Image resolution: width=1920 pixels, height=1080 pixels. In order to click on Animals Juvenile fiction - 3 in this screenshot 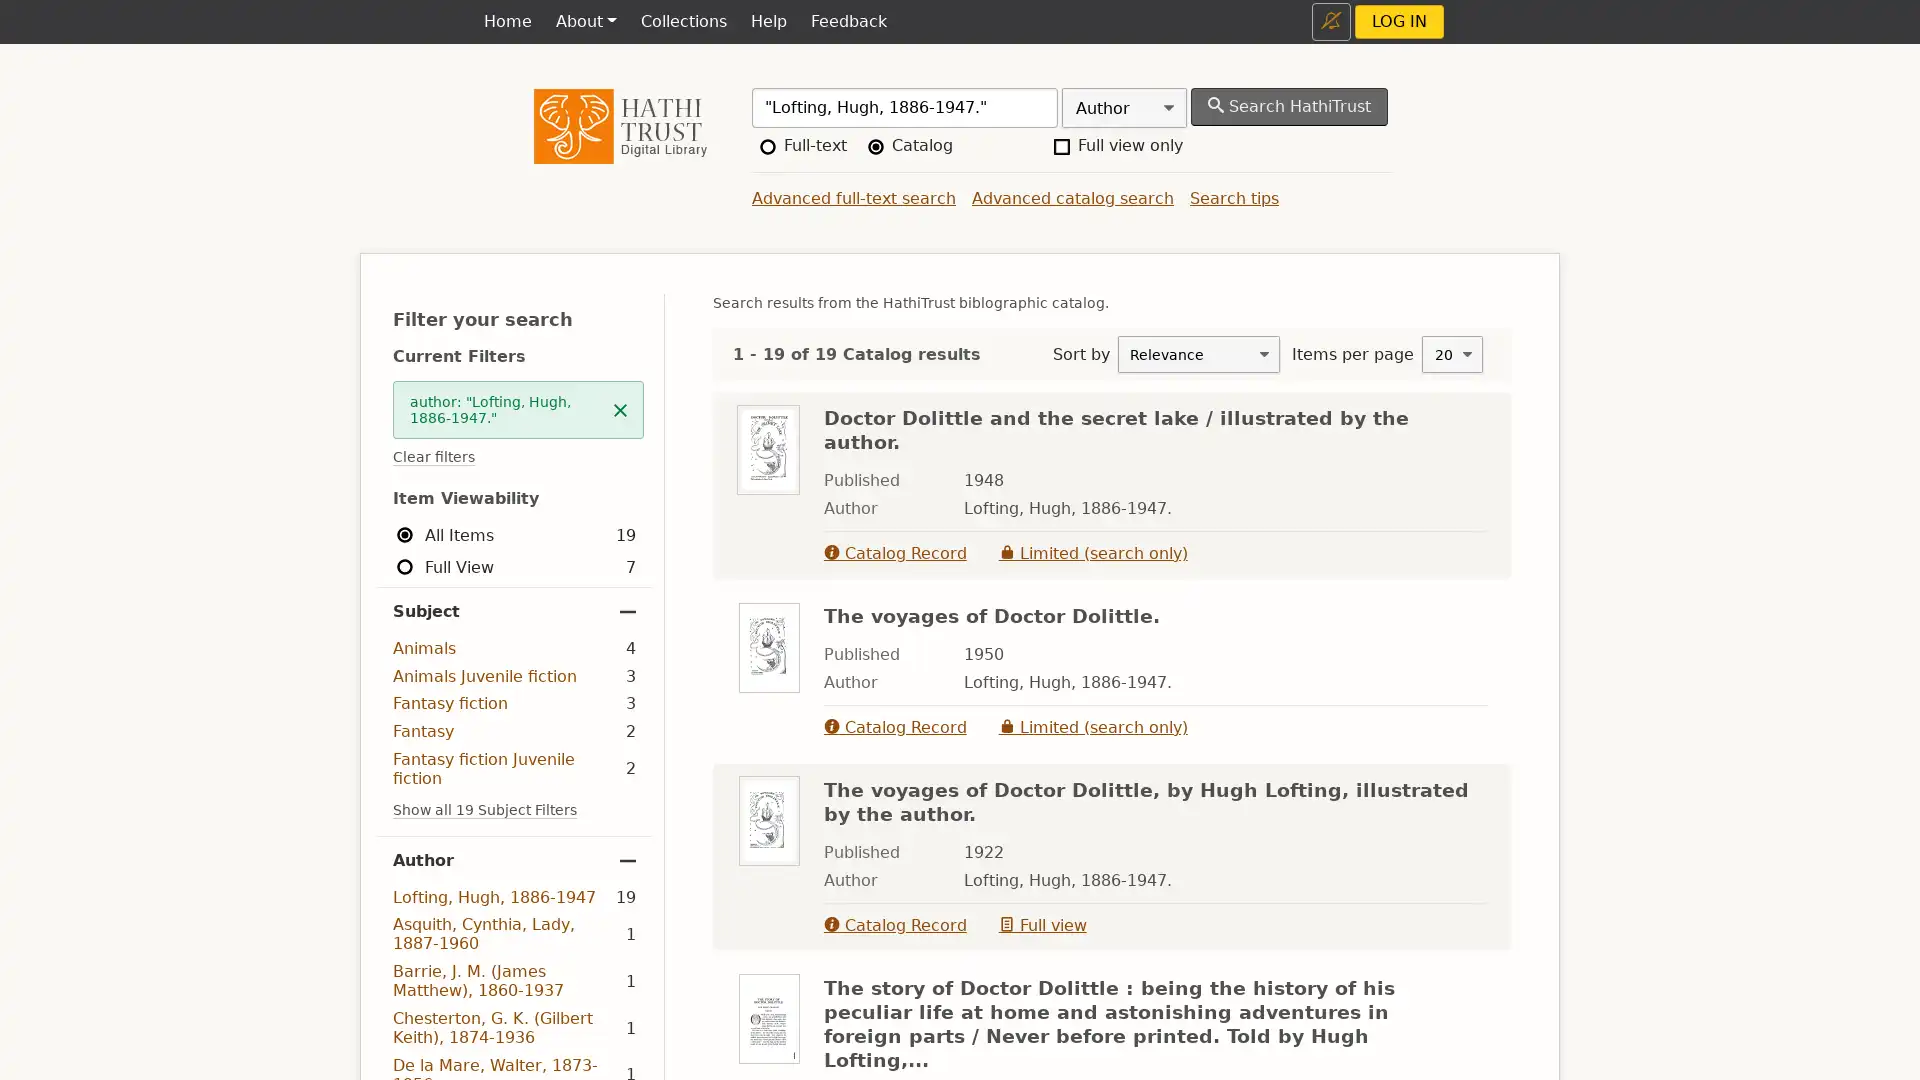, I will do `click(514, 675)`.